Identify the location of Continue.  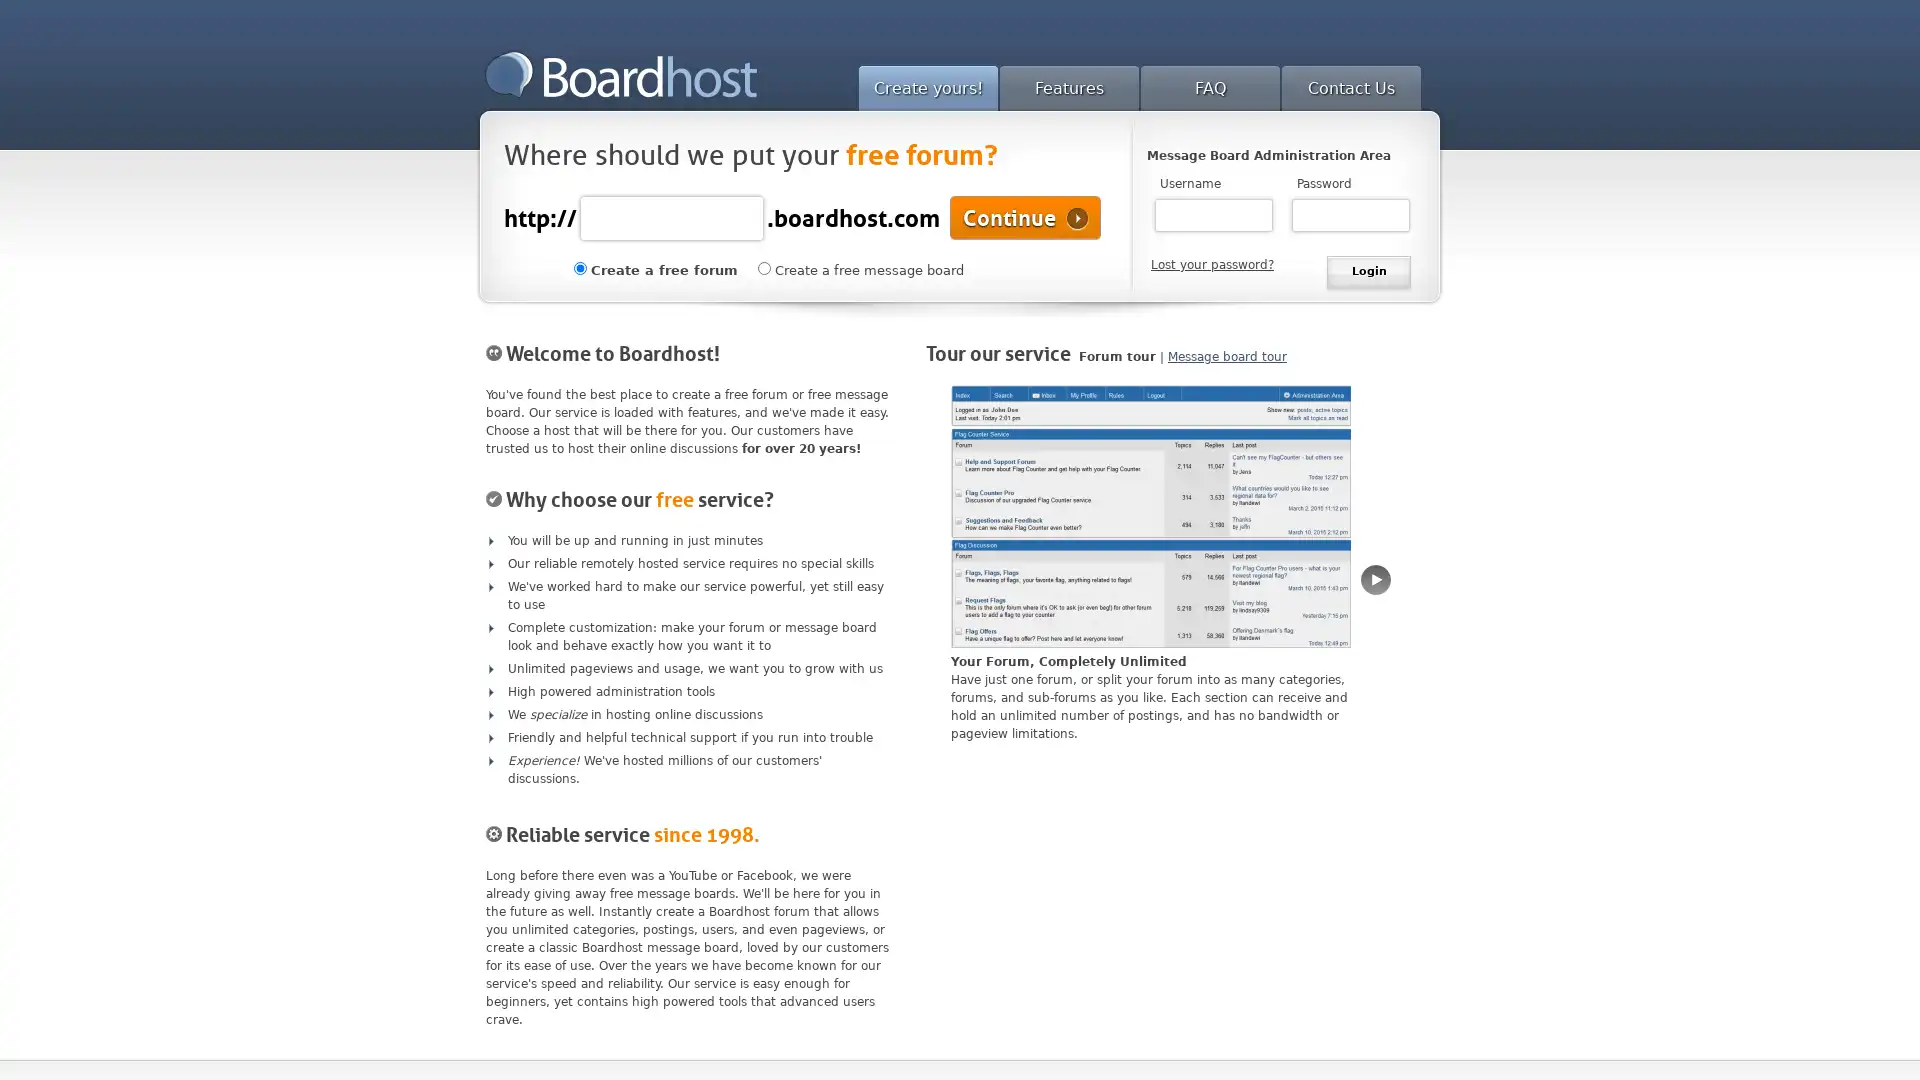
(1025, 218).